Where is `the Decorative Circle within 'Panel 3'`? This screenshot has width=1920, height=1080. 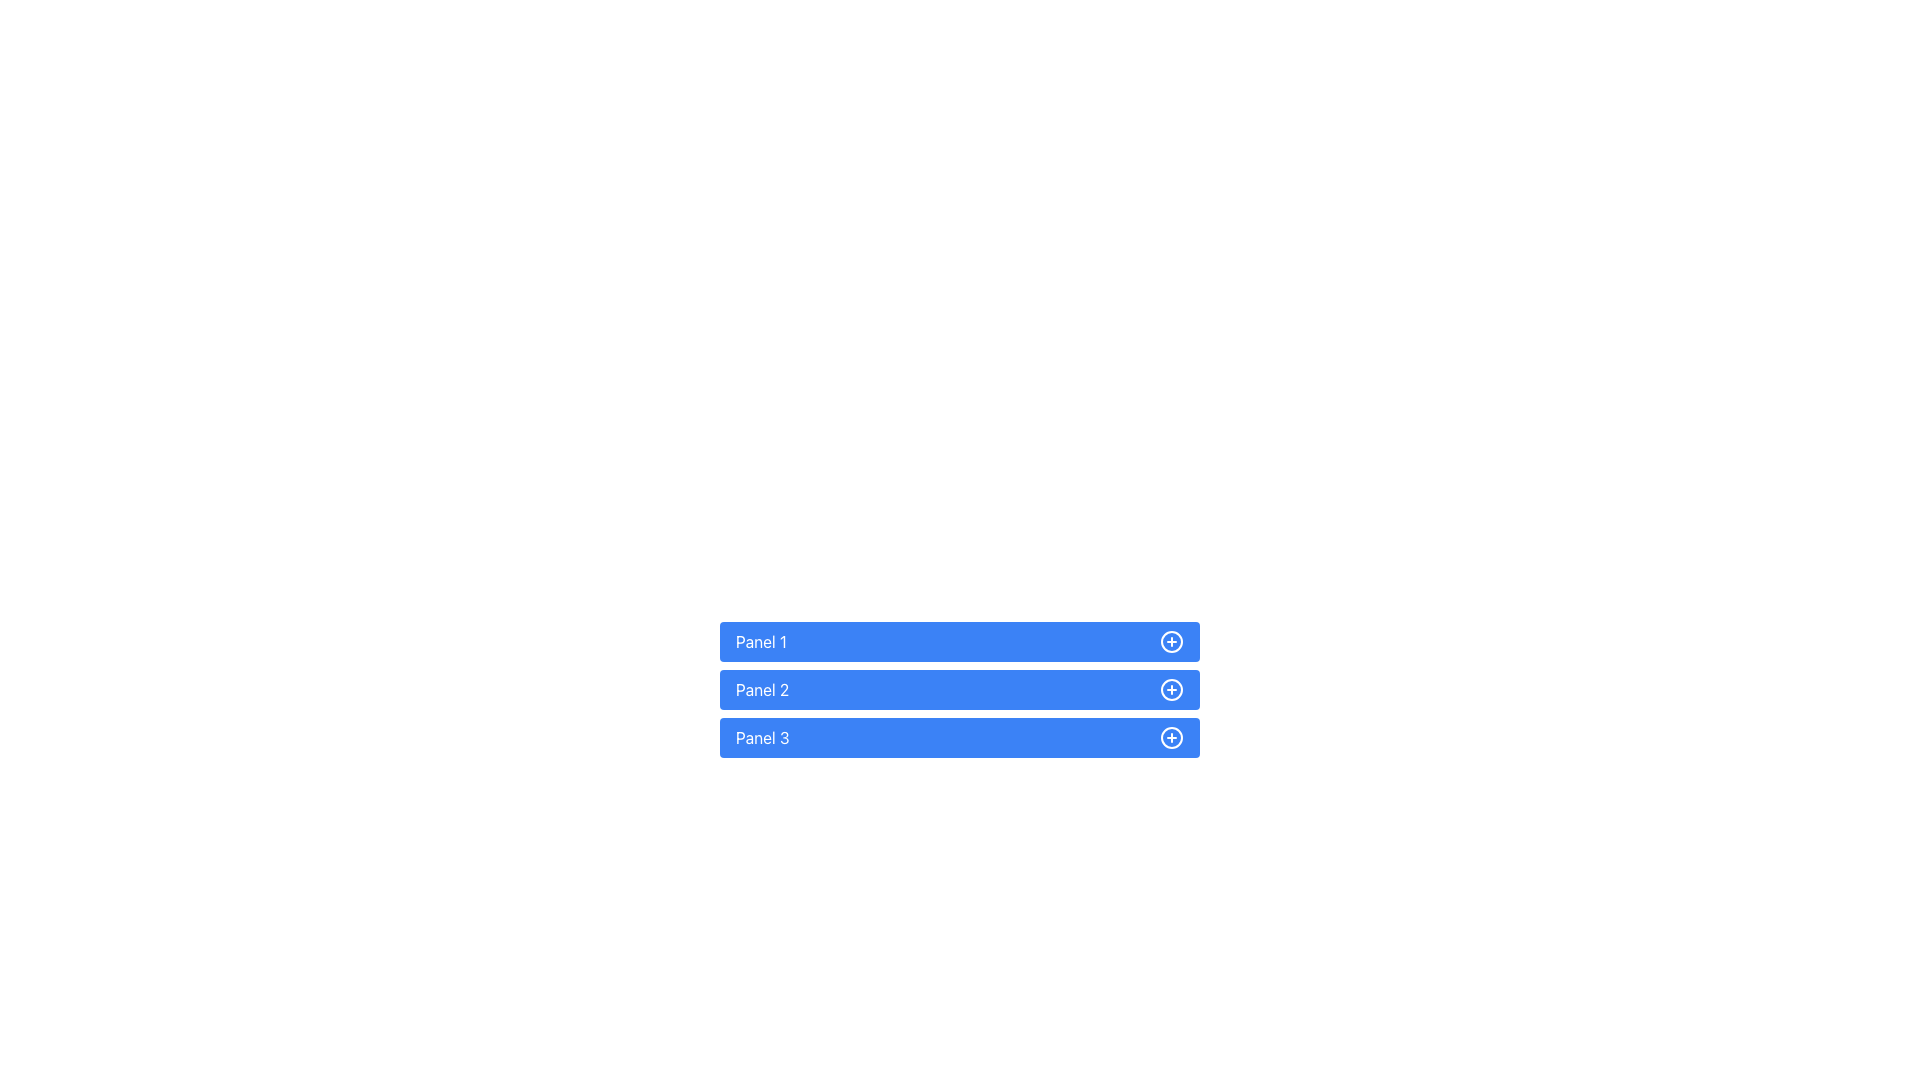 the Decorative Circle within 'Panel 3' is located at coordinates (1171, 737).